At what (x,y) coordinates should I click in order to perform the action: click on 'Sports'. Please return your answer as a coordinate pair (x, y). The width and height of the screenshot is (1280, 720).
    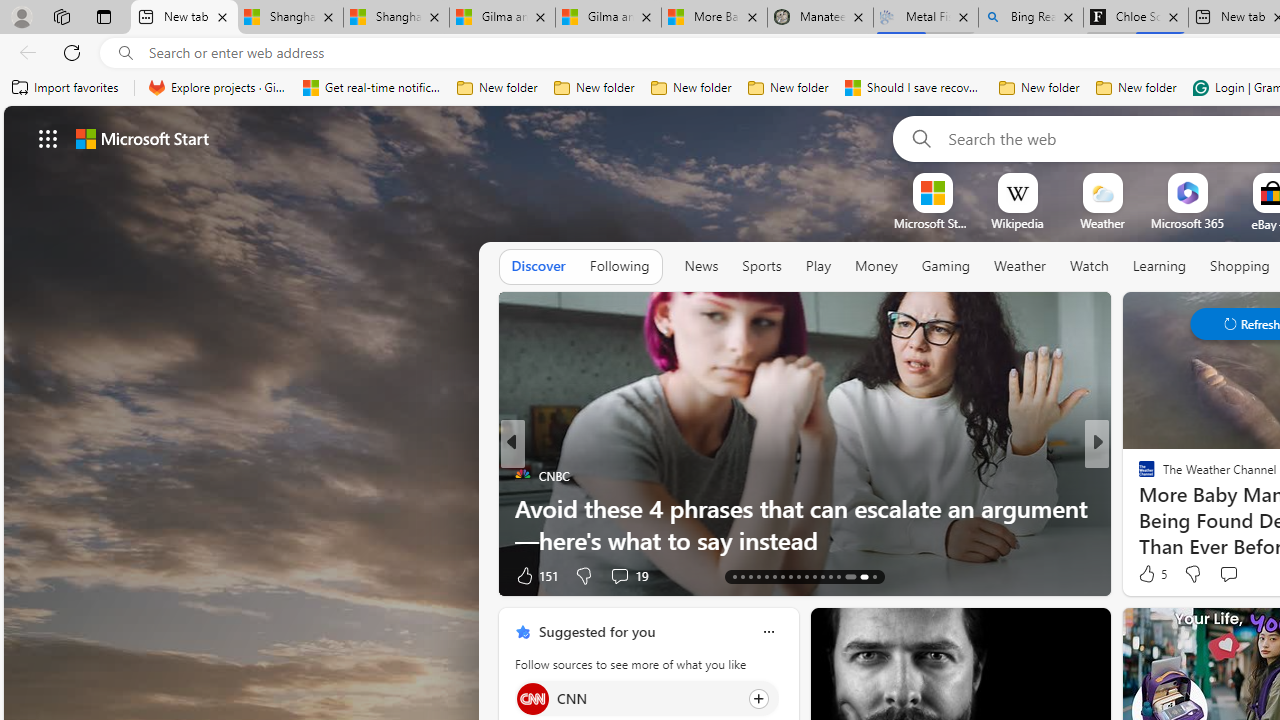
    Looking at the image, I should click on (760, 265).